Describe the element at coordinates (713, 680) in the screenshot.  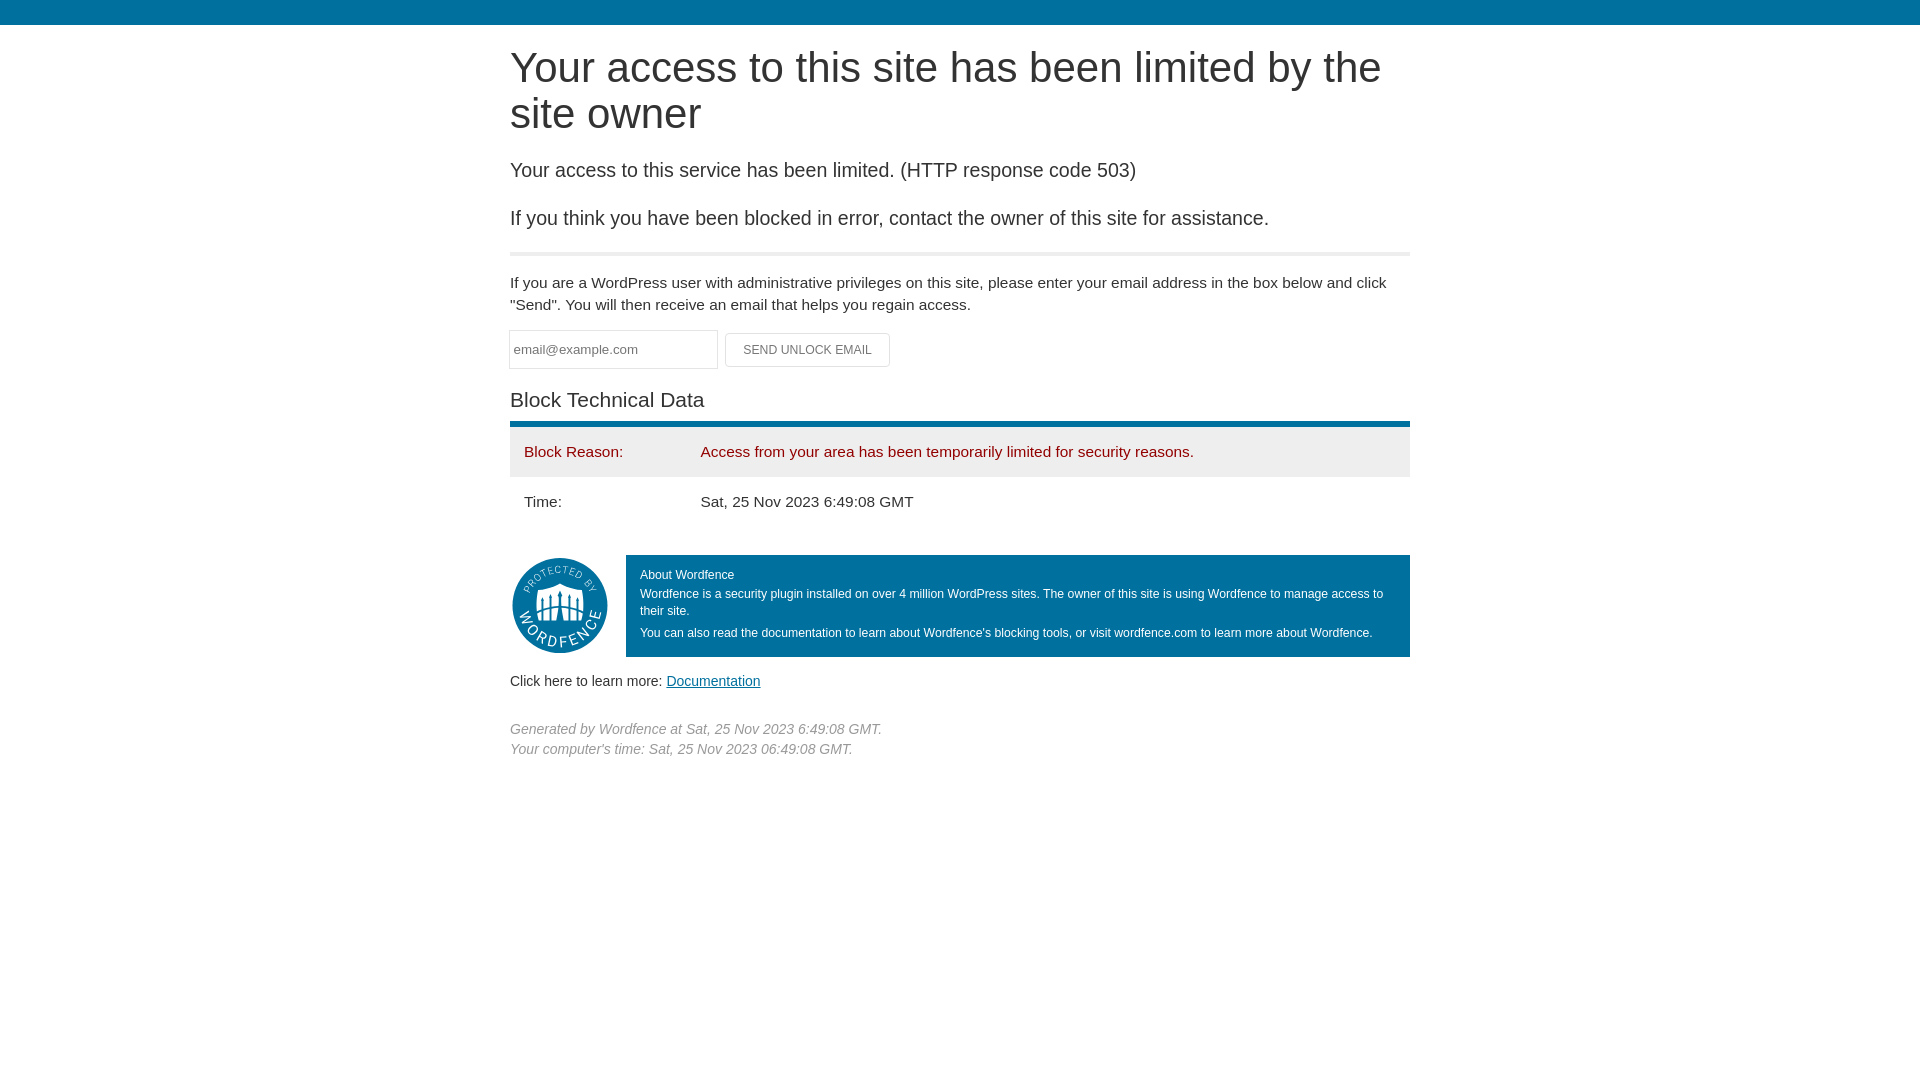
I see `'Documentation'` at that location.